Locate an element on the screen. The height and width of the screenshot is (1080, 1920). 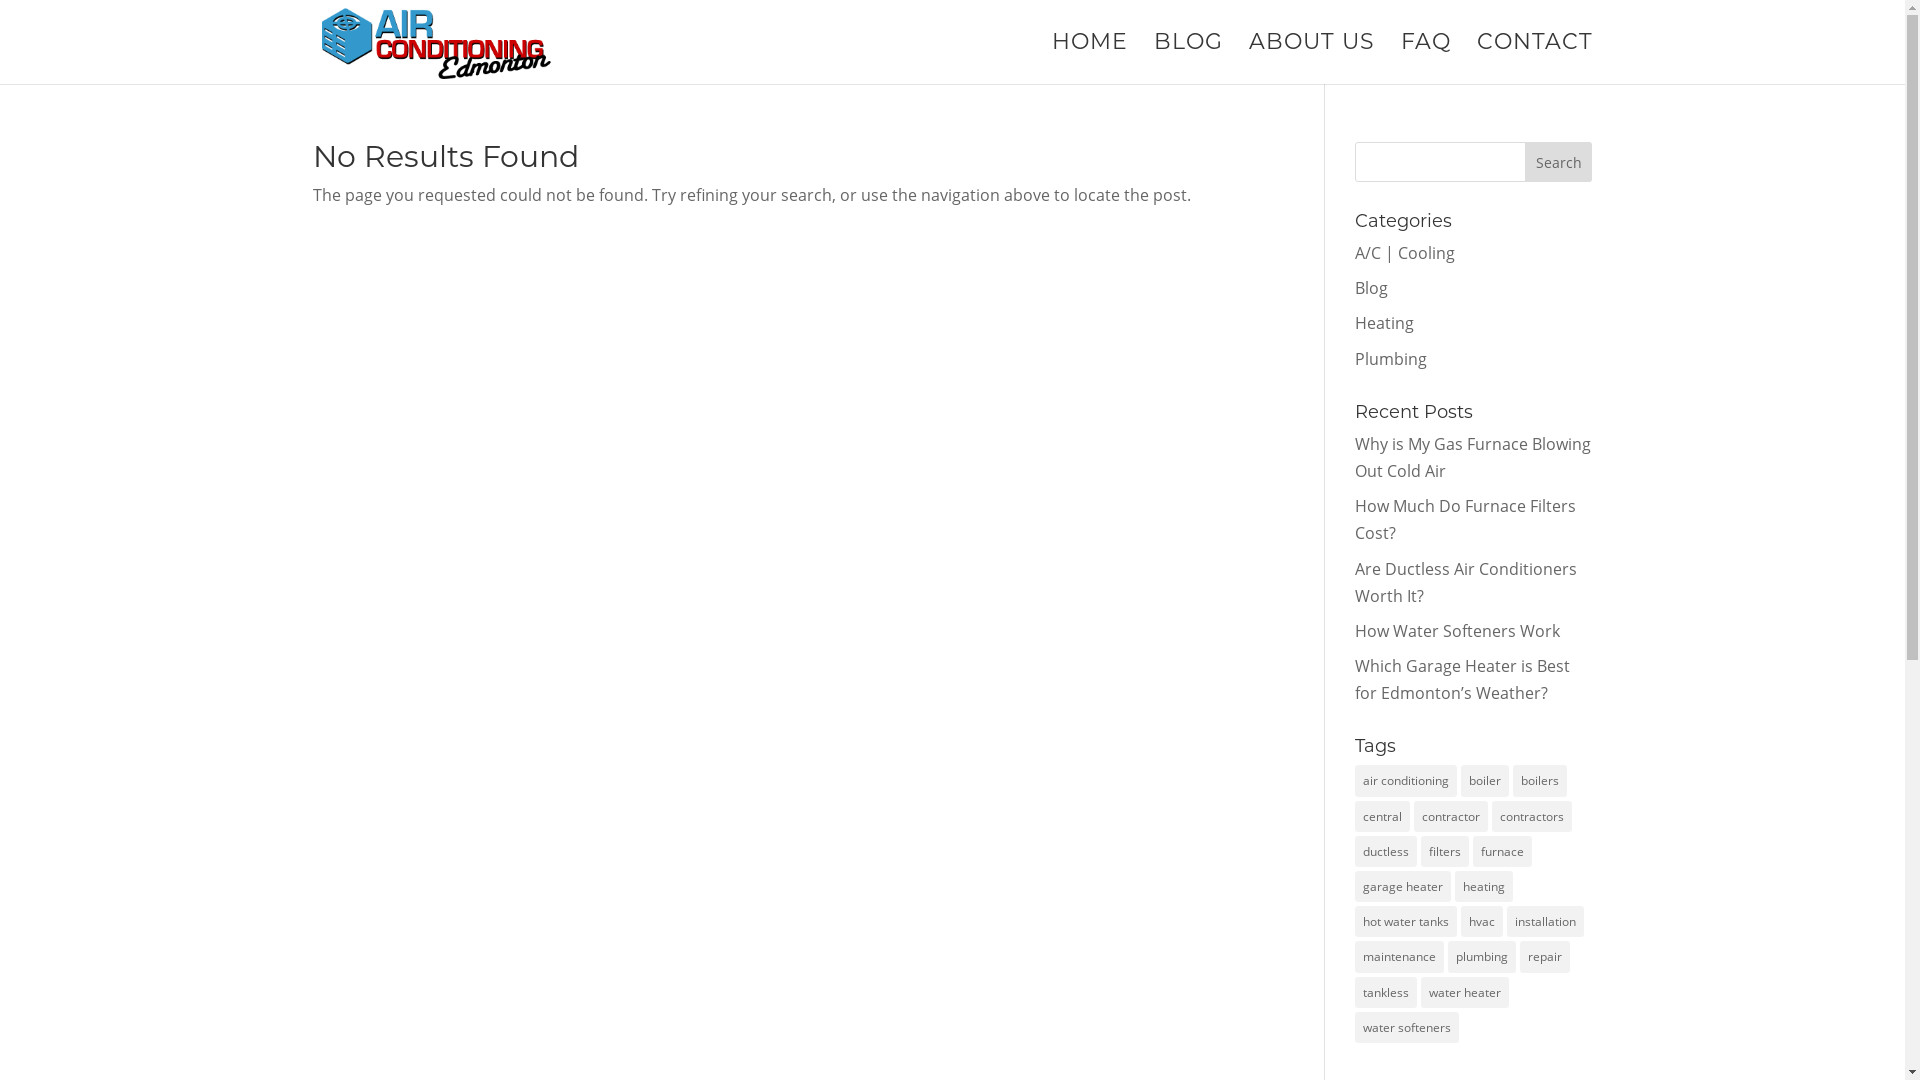
'water softeners' is located at coordinates (1354, 1027).